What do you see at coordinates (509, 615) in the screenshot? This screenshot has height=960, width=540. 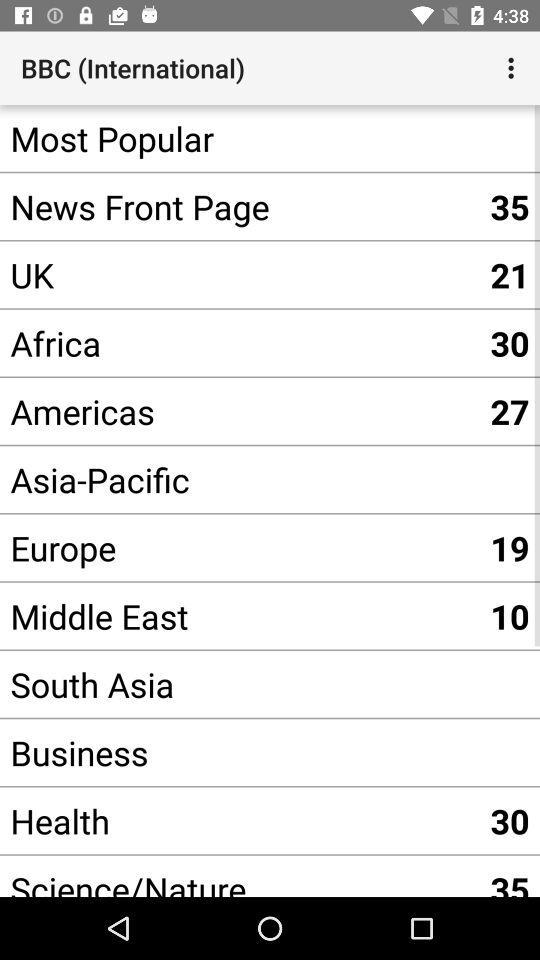 I see `the icon below 19 icon` at bounding box center [509, 615].